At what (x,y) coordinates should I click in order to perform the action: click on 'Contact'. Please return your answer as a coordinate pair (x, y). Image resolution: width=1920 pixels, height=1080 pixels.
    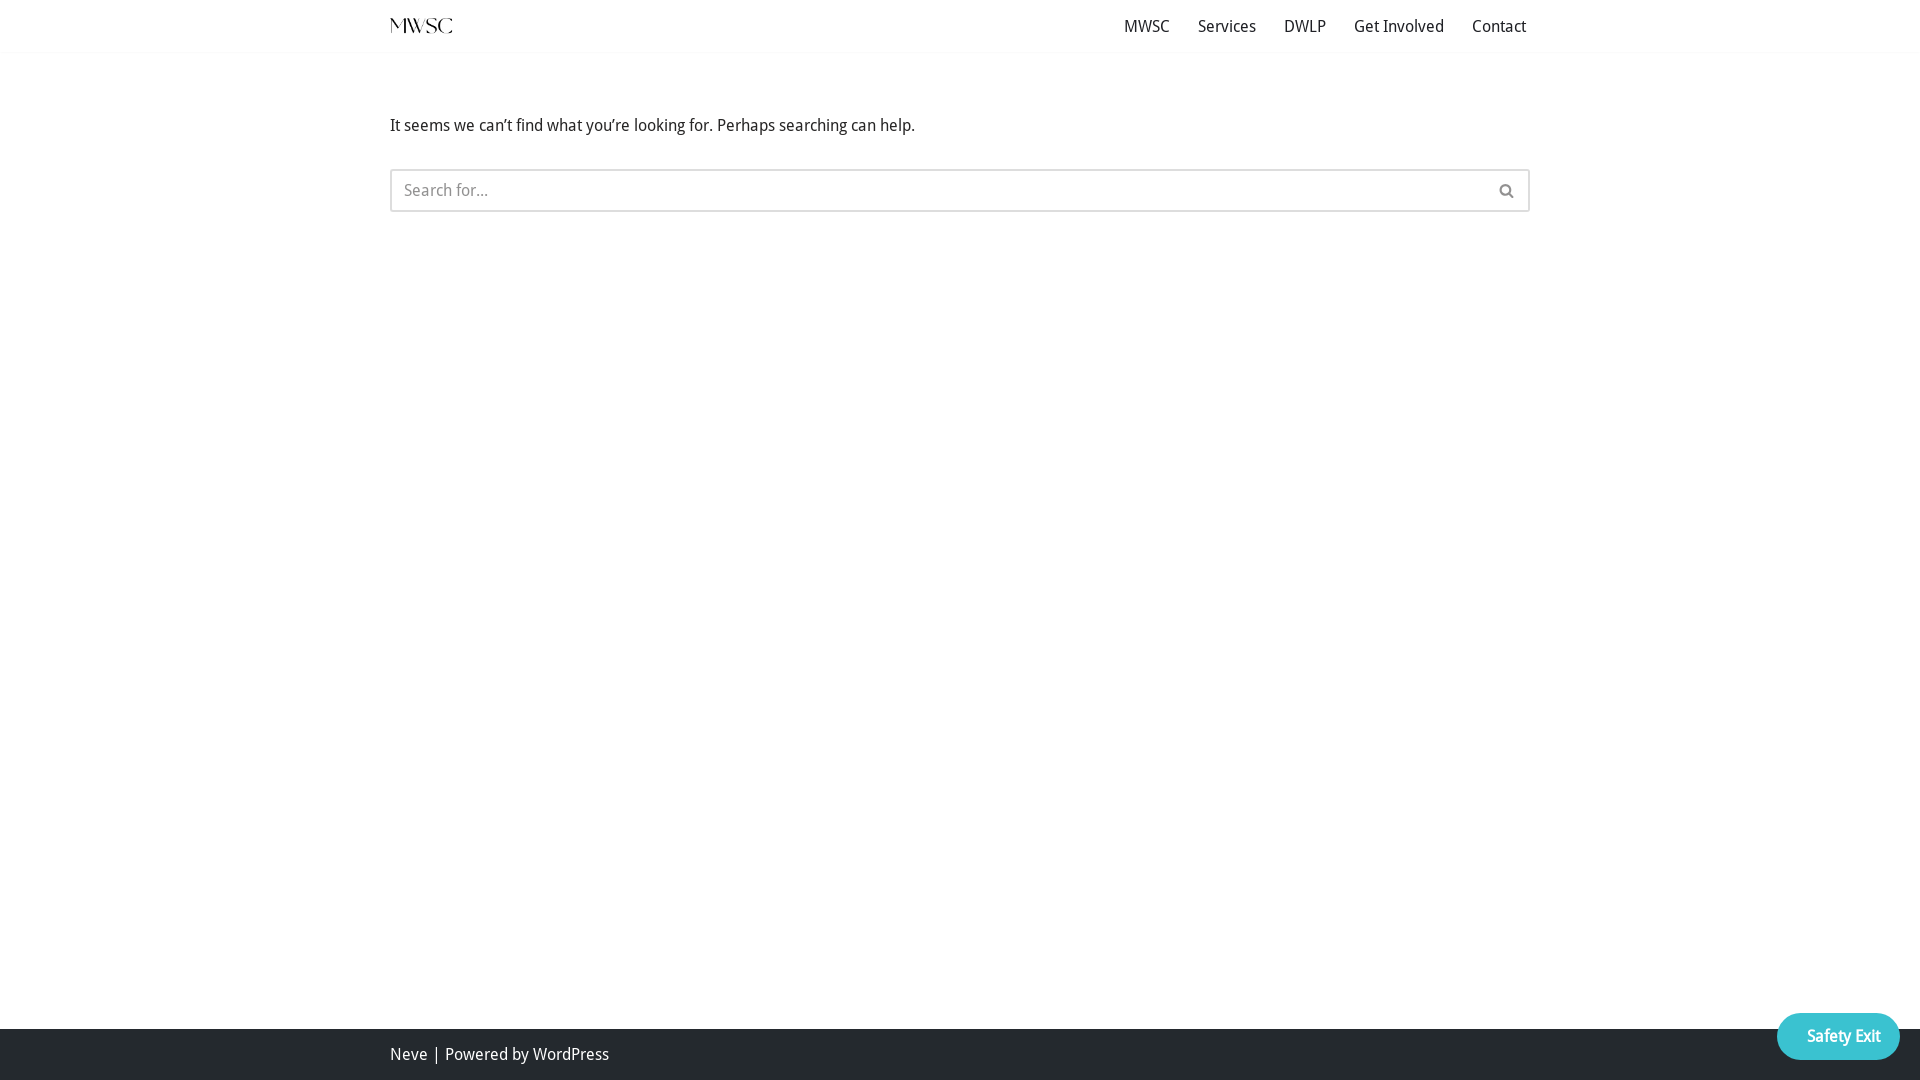
    Looking at the image, I should click on (1498, 26).